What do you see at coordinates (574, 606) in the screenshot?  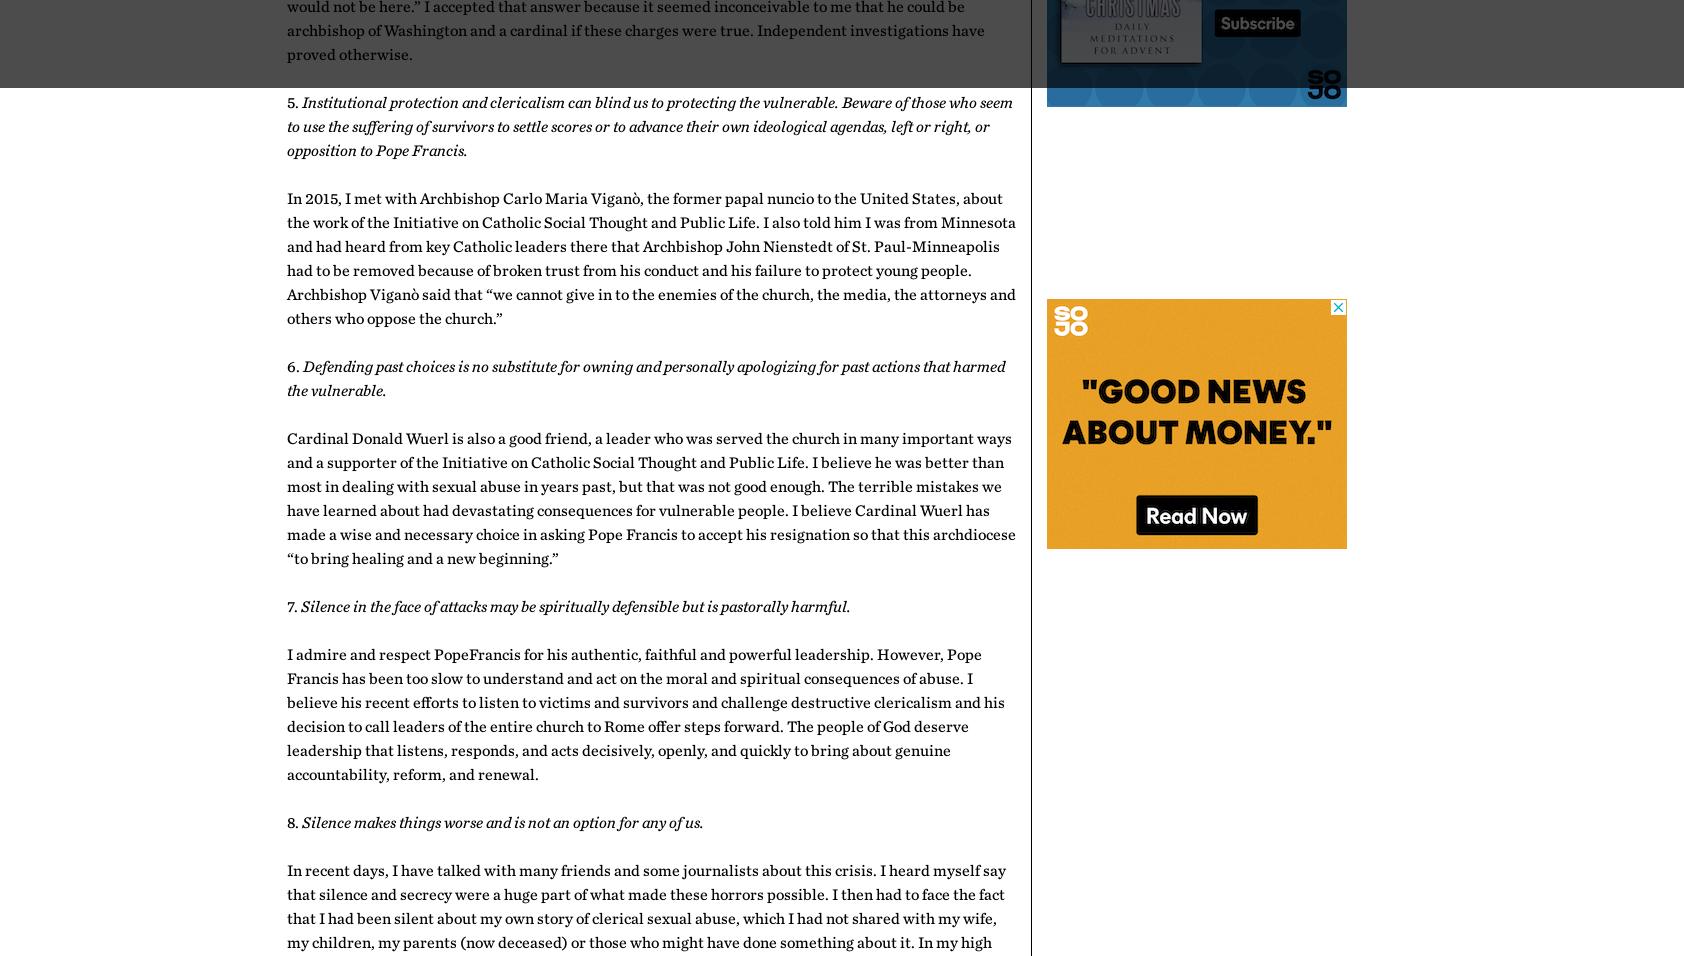 I see `'Silence in the face of attacks may be spiritually defensible but is pastorally harmful.'` at bounding box center [574, 606].